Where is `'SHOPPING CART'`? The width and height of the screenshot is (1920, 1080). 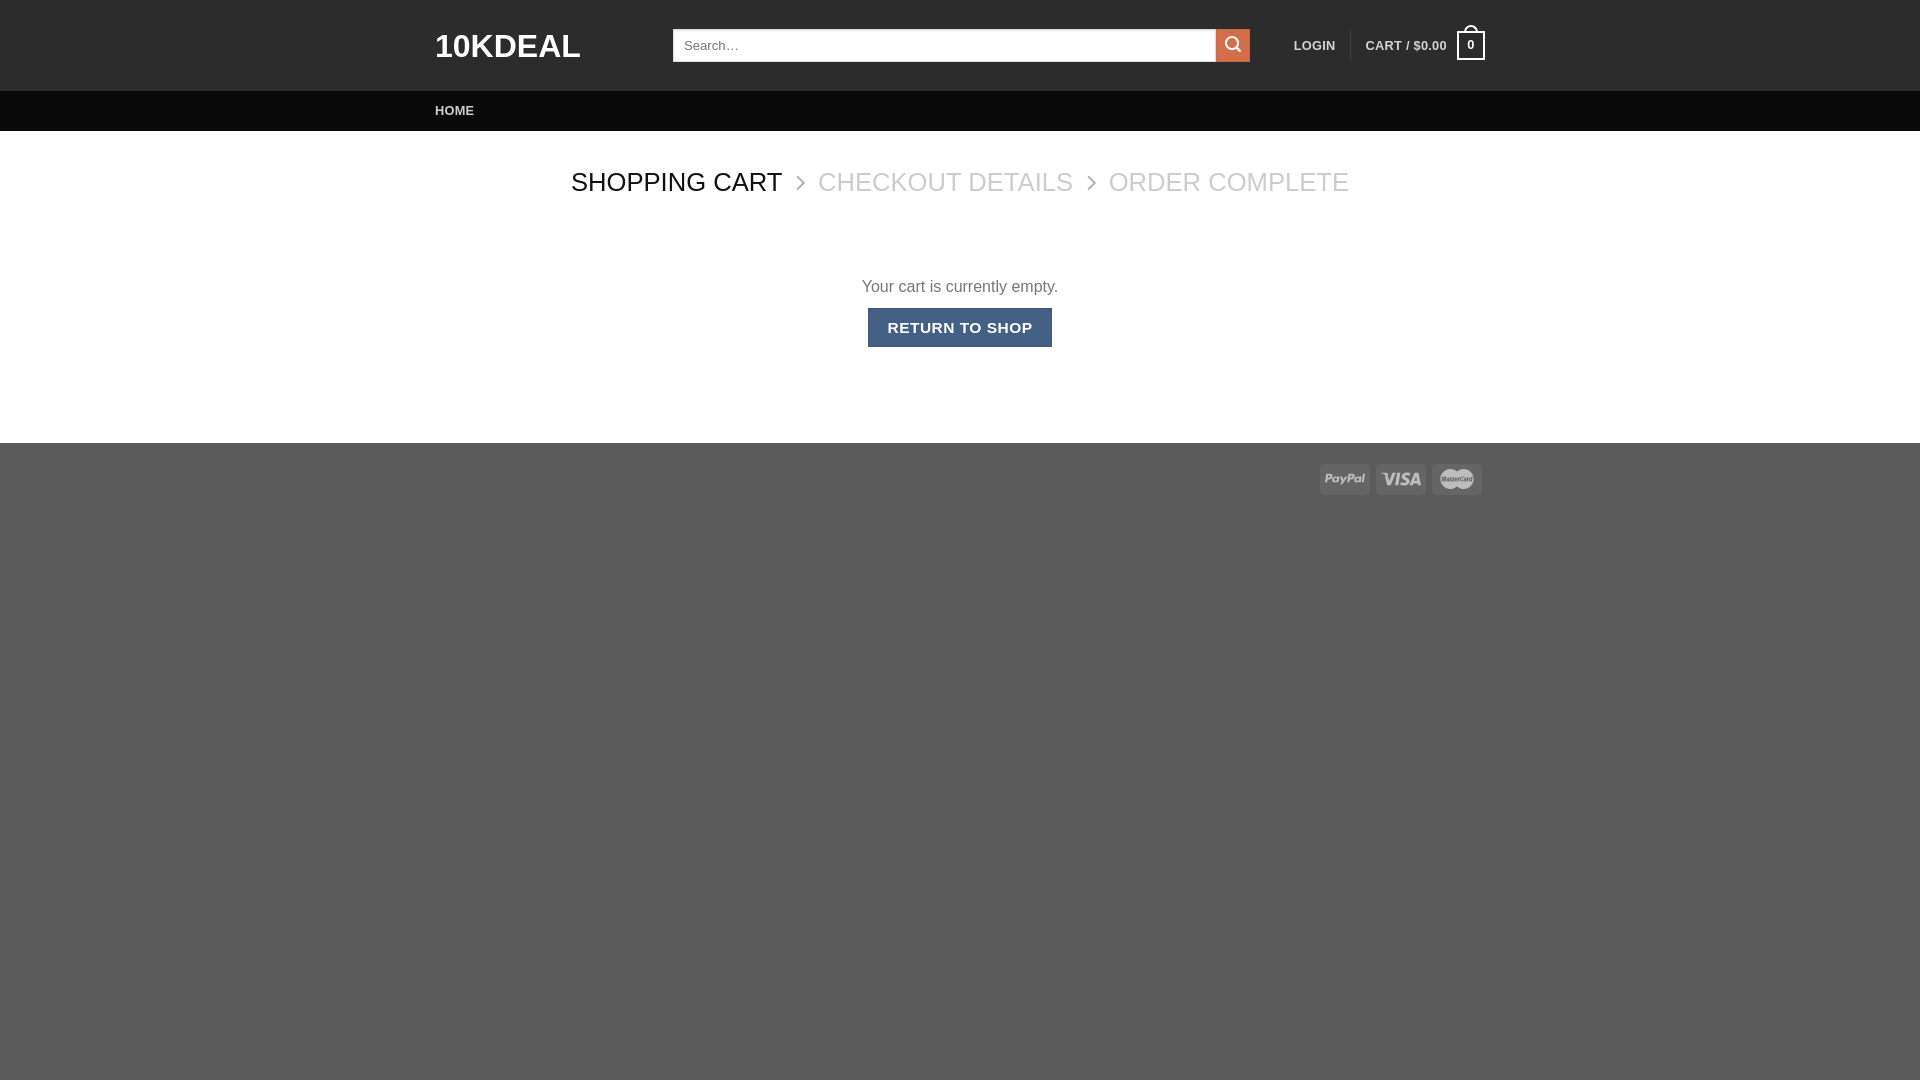 'SHOPPING CART' is located at coordinates (676, 182).